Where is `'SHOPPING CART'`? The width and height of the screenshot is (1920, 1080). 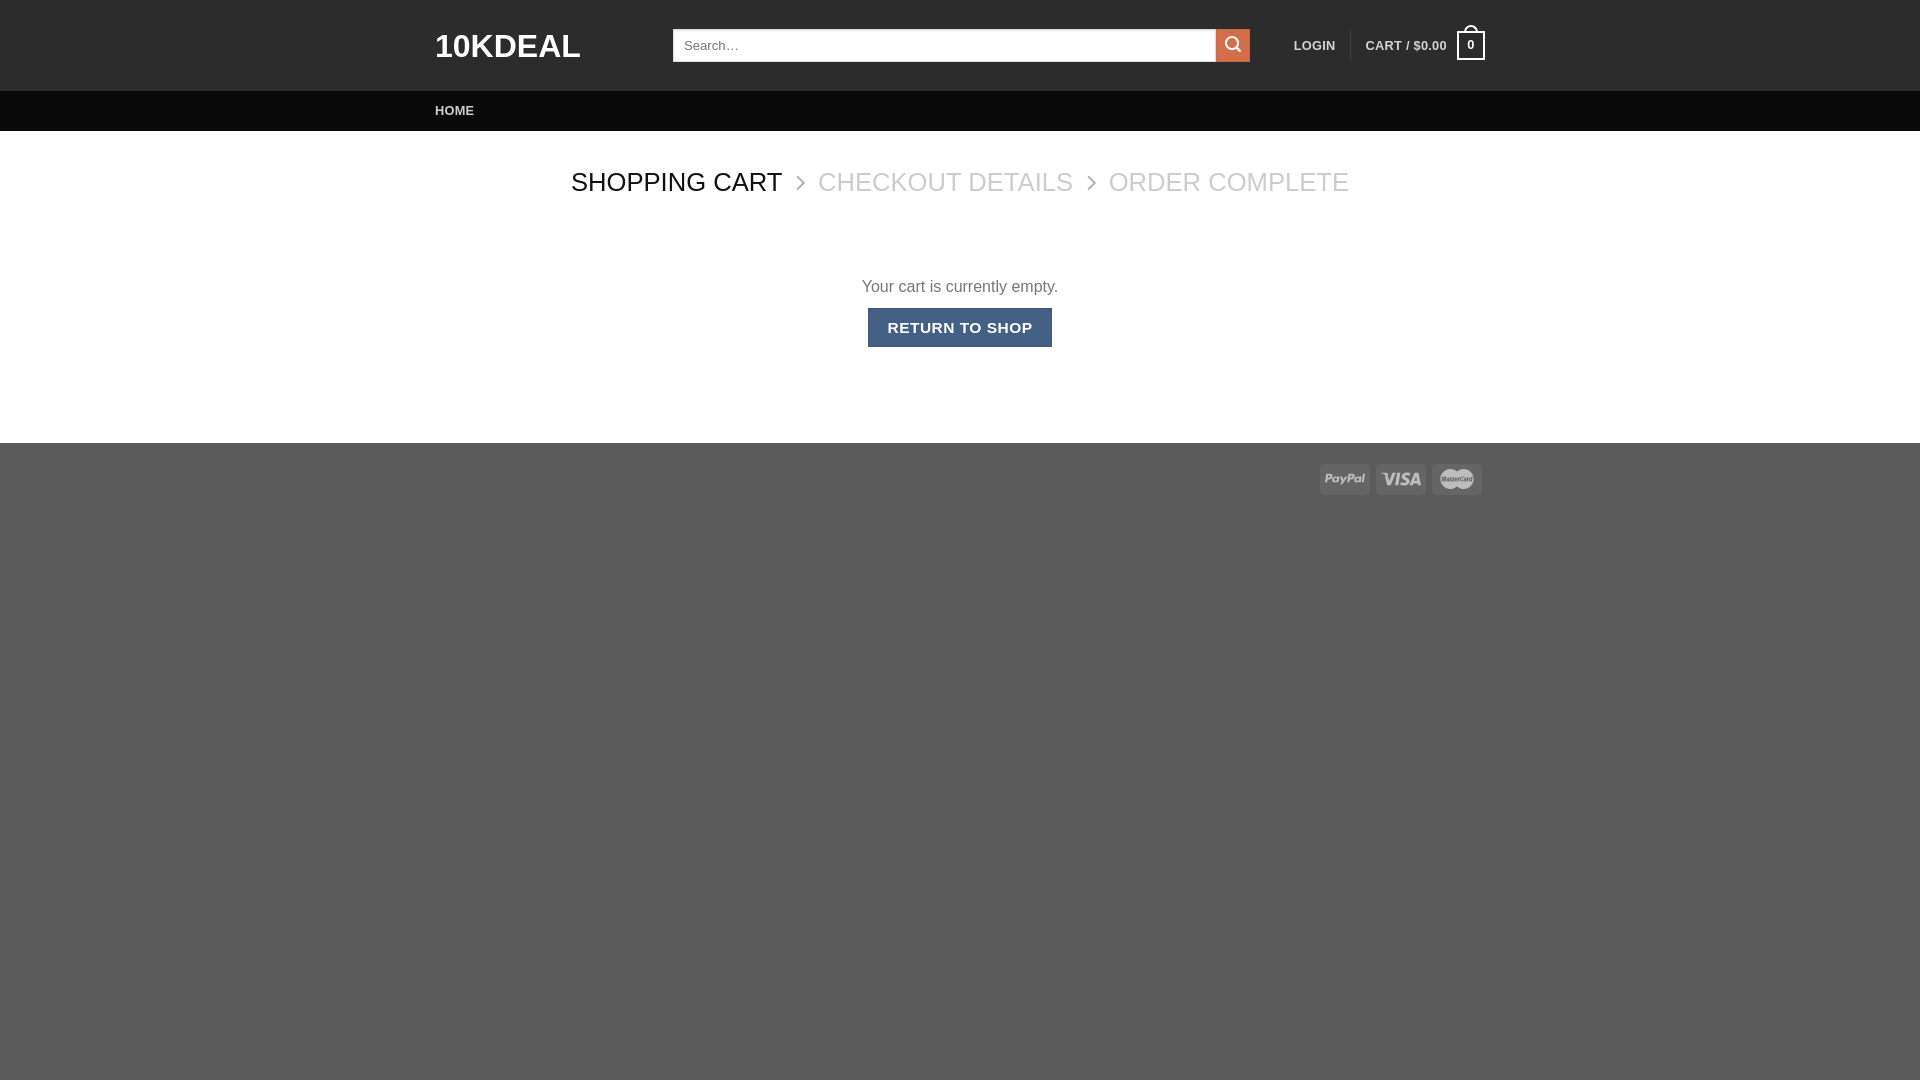 'SHOPPING CART' is located at coordinates (676, 182).